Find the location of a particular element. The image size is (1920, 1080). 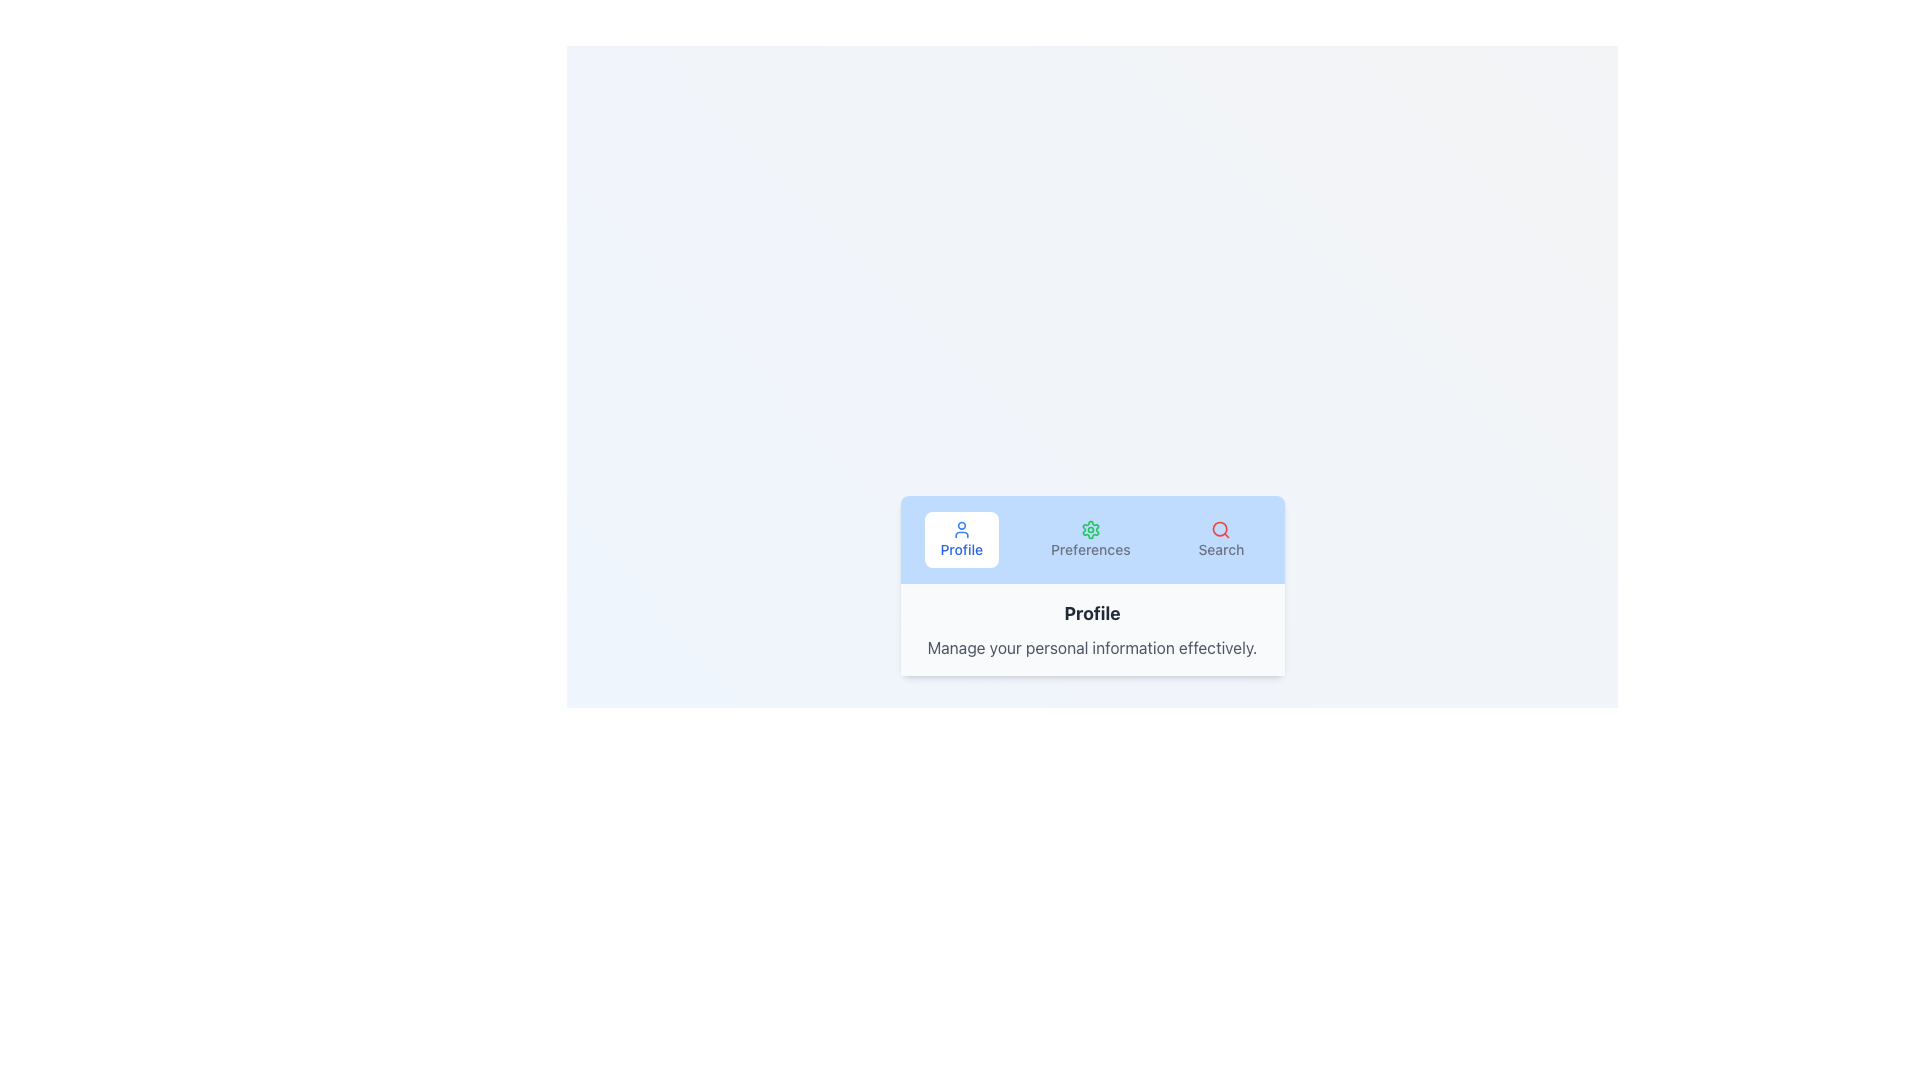

the 'Preferences' settings icon located in the middle of a horizontal group of options is located at coordinates (1089, 528).